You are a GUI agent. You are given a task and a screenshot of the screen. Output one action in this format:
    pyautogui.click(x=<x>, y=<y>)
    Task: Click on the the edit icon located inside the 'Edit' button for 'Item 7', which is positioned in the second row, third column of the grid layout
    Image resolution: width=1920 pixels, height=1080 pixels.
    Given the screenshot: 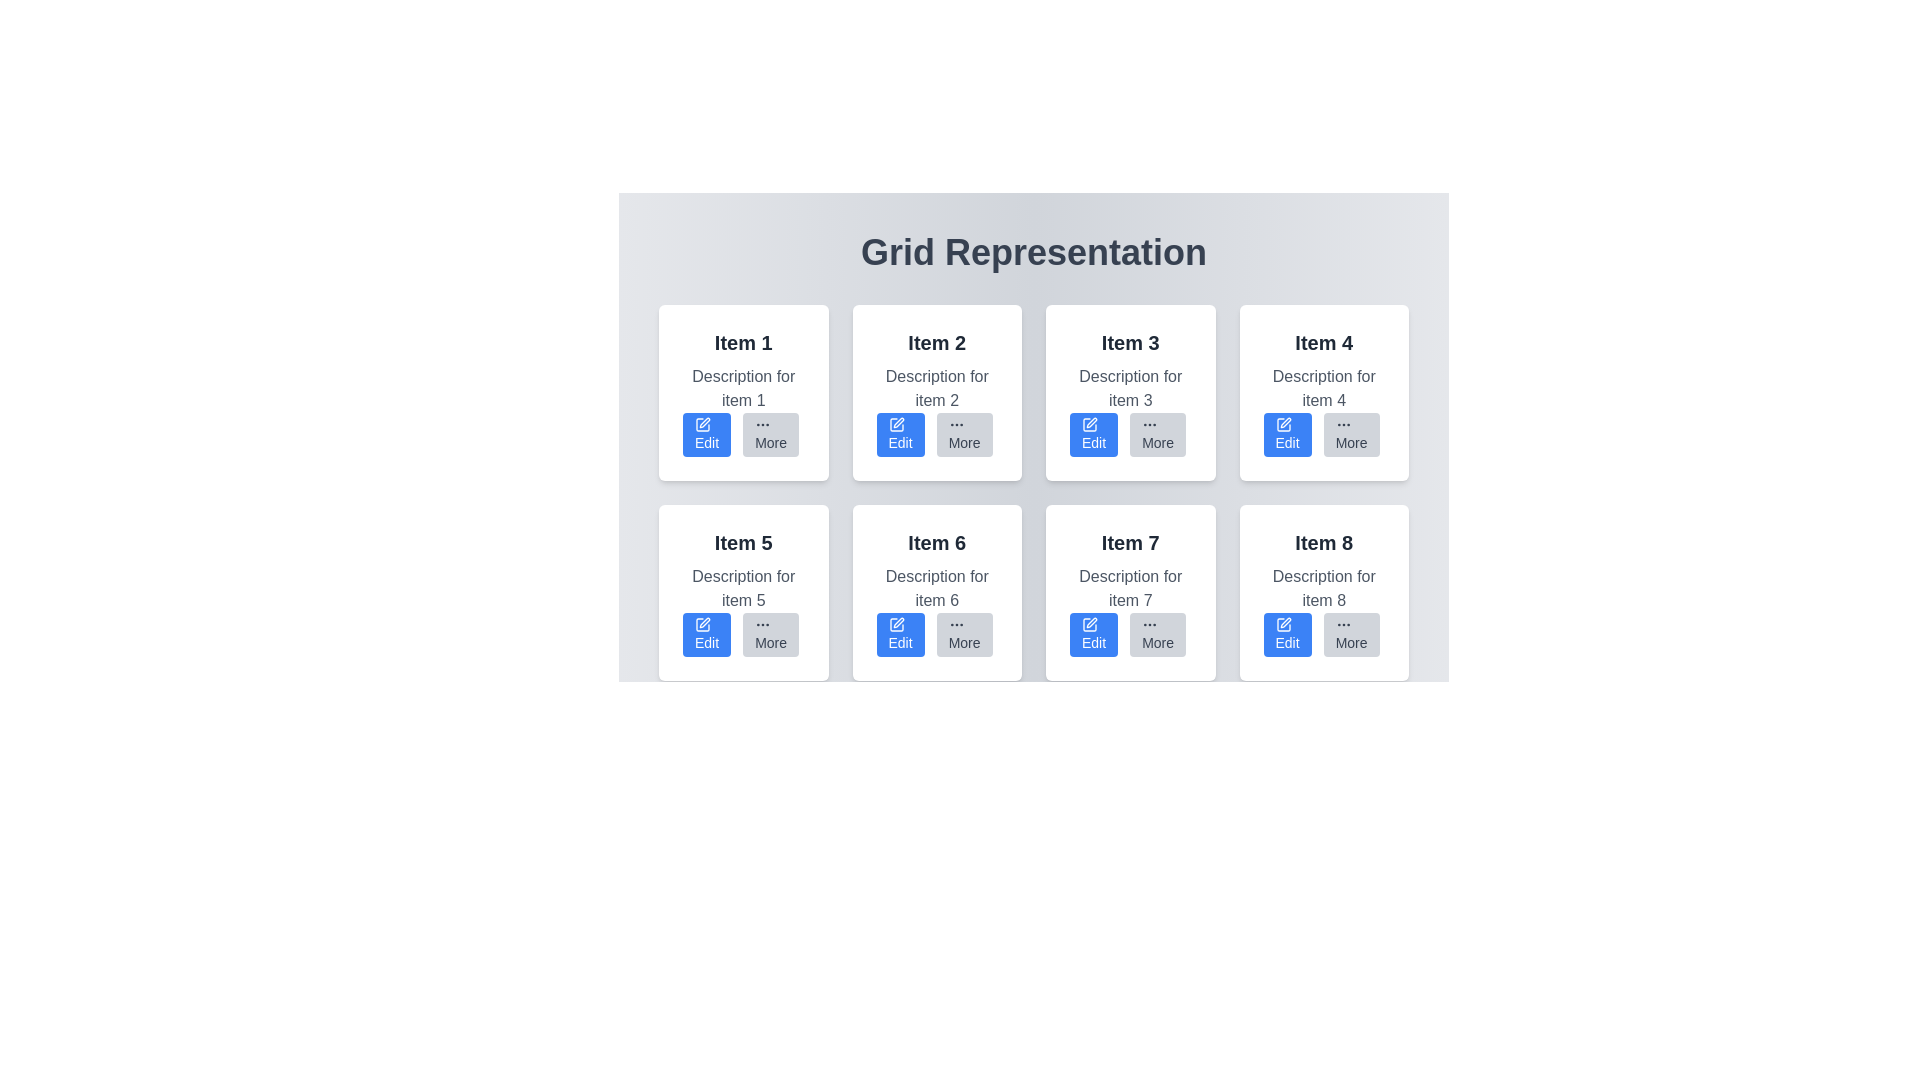 What is the action you would take?
    pyautogui.click(x=1088, y=623)
    